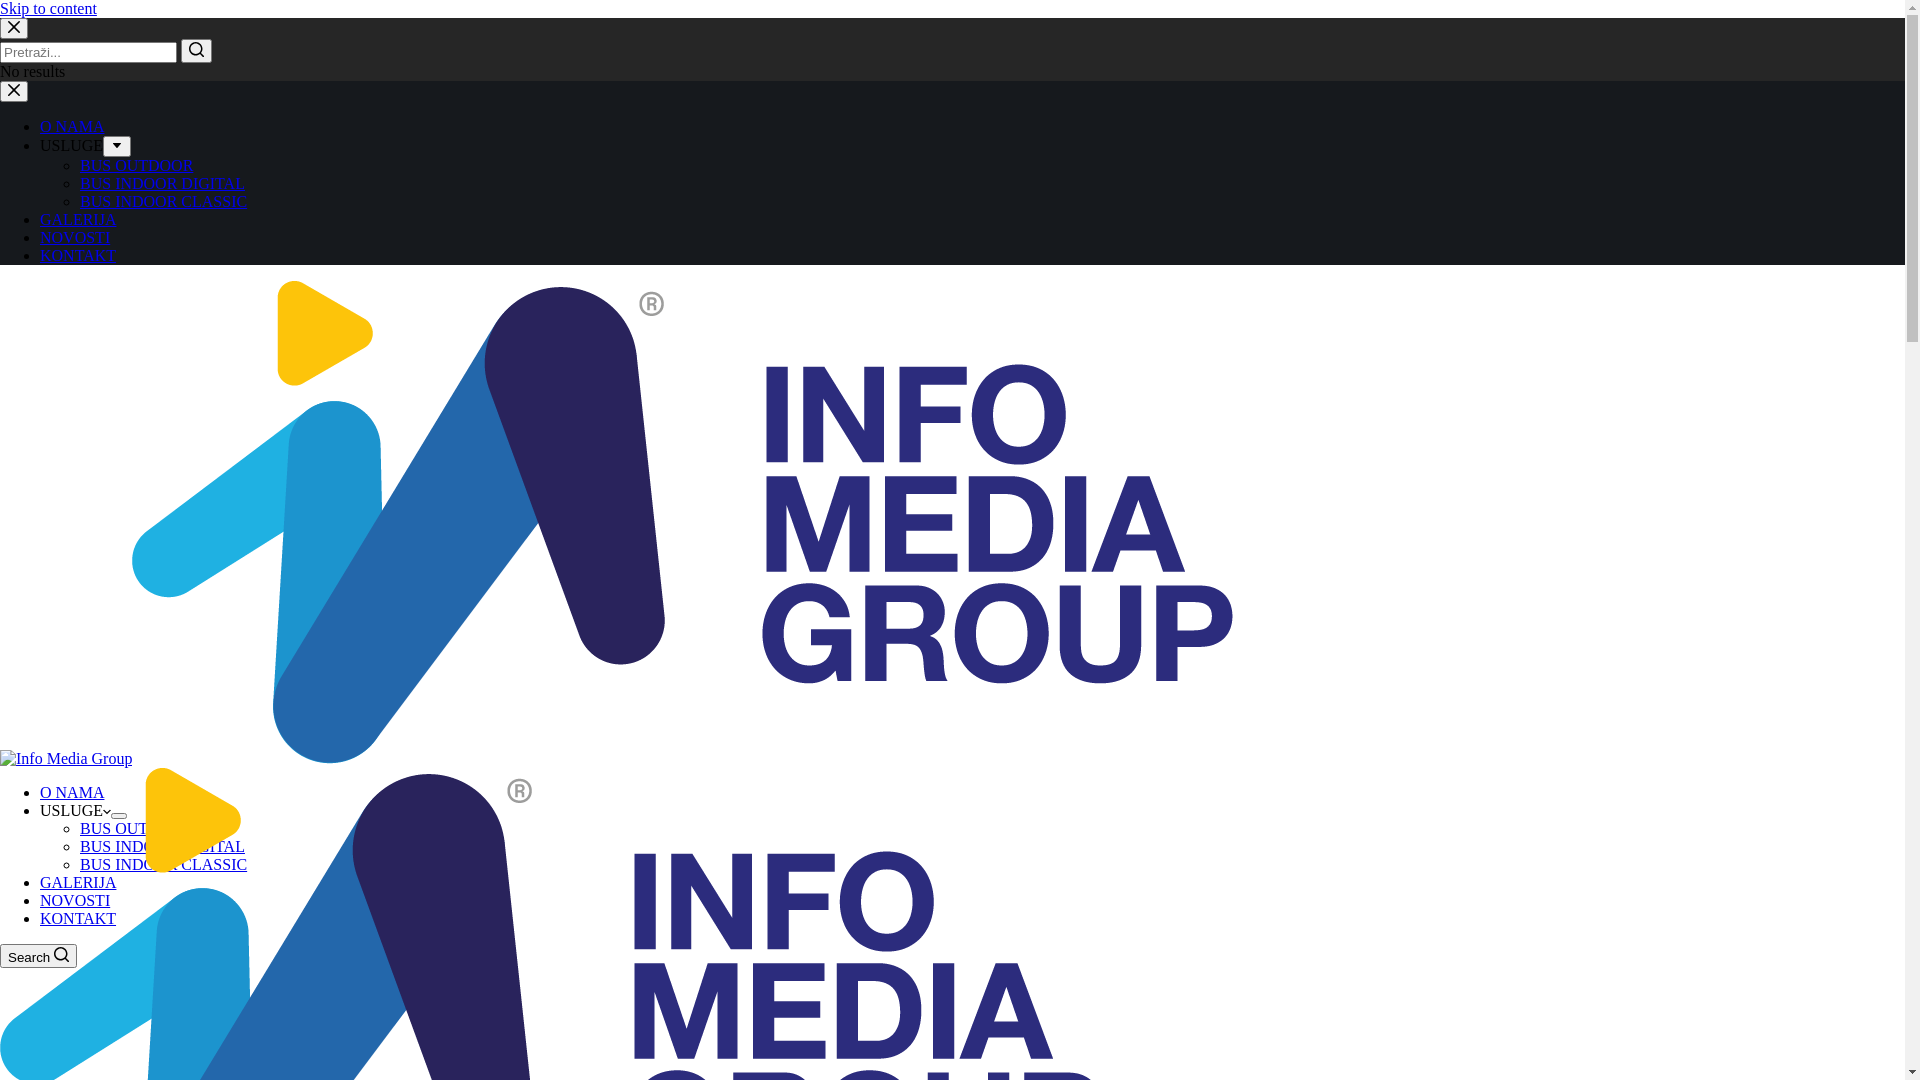 The image size is (1920, 1080). Describe the element at coordinates (39, 219) in the screenshot. I see `'GALERIJA'` at that location.